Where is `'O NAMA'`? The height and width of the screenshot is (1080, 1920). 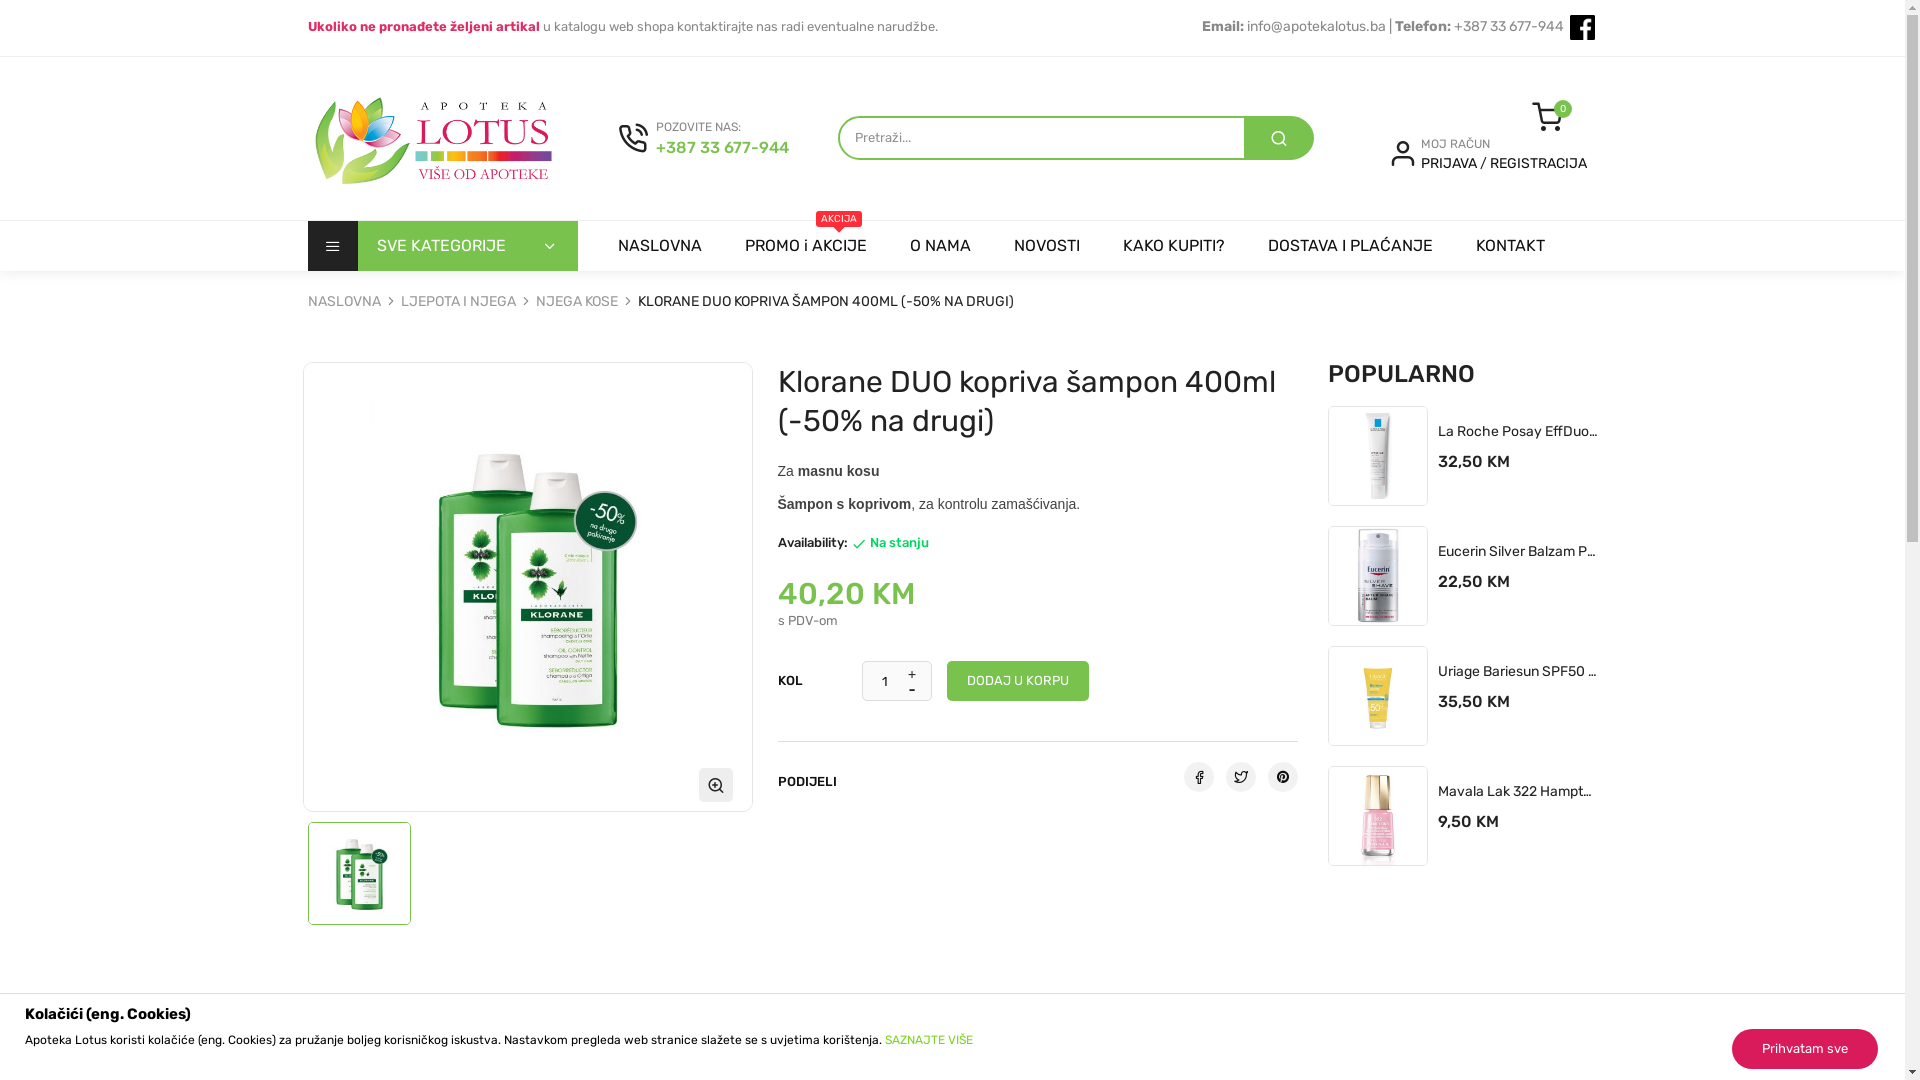 'O NAMA' is located at coordinates (888, 245).